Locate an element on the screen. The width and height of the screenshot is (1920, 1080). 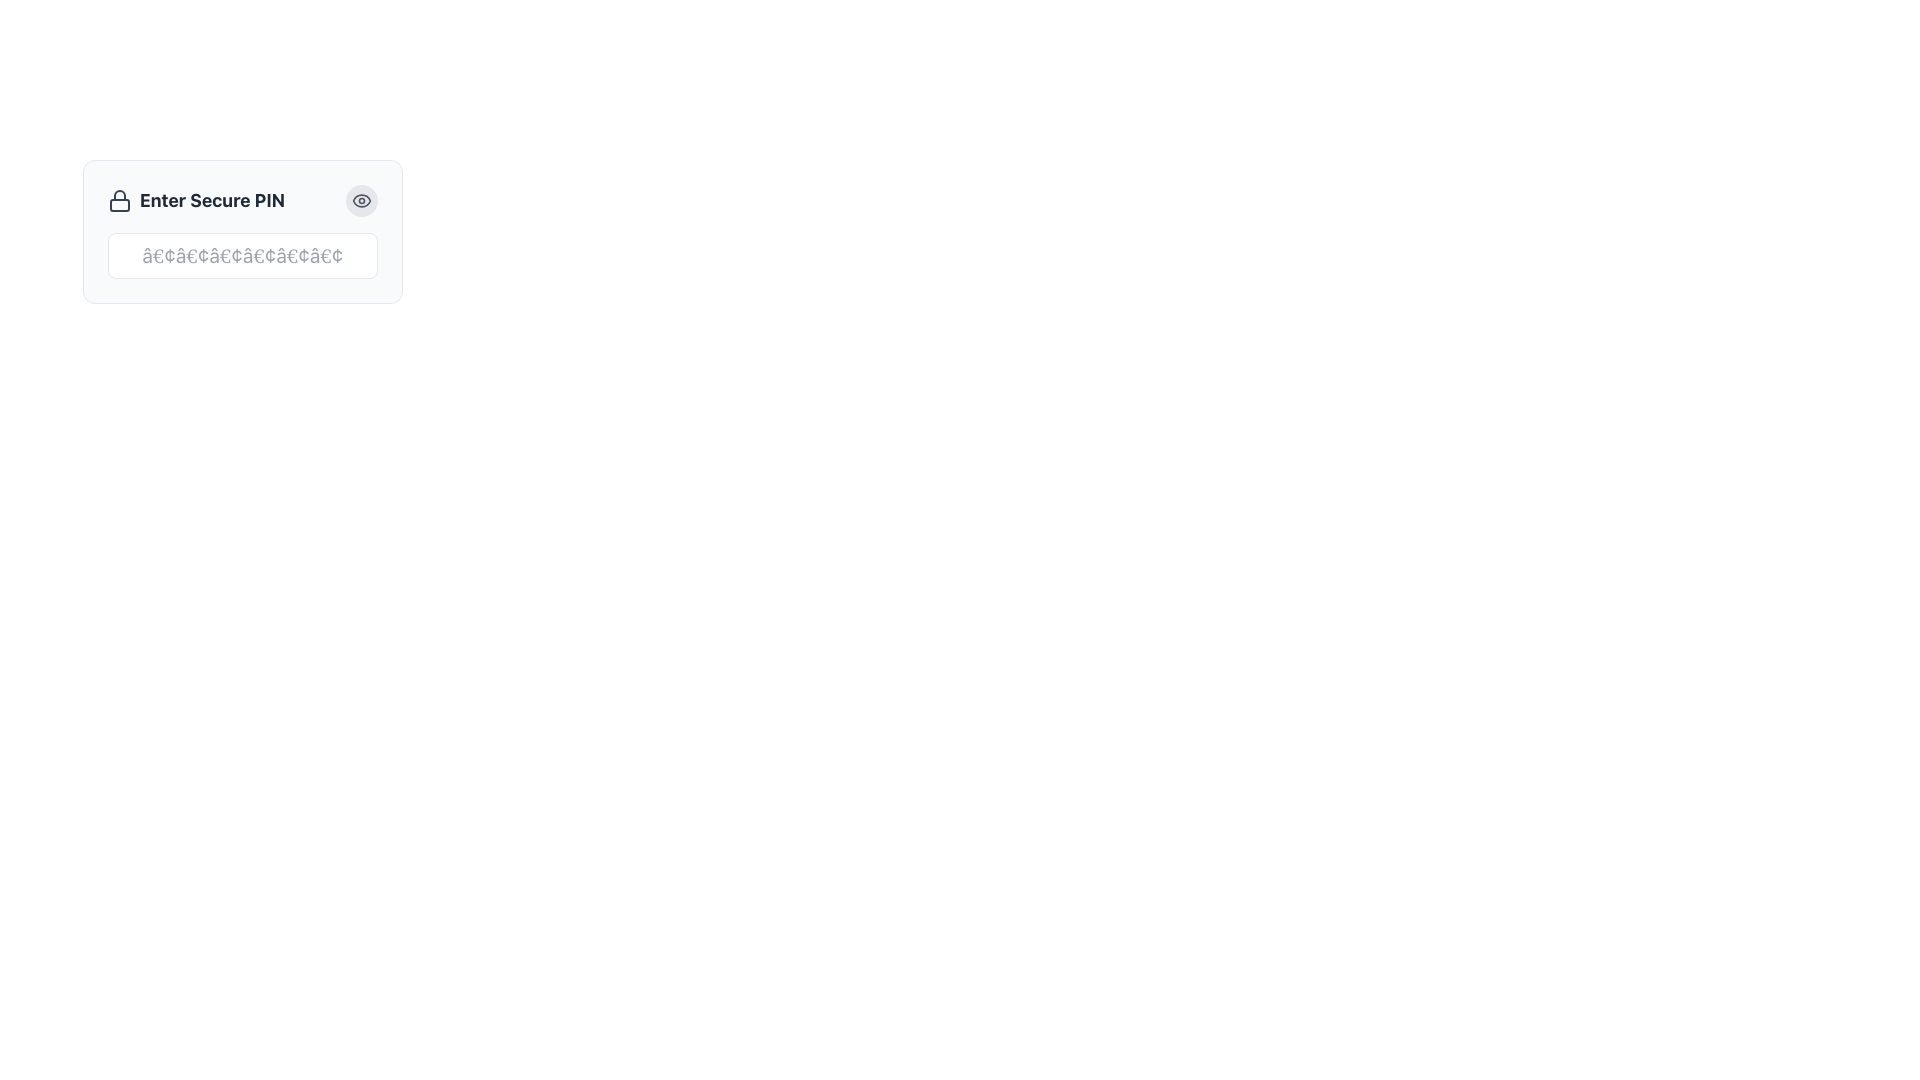
the visibility toggle button located in the top-right corner of the secure PIN input field is located at coordinates (361, 200).